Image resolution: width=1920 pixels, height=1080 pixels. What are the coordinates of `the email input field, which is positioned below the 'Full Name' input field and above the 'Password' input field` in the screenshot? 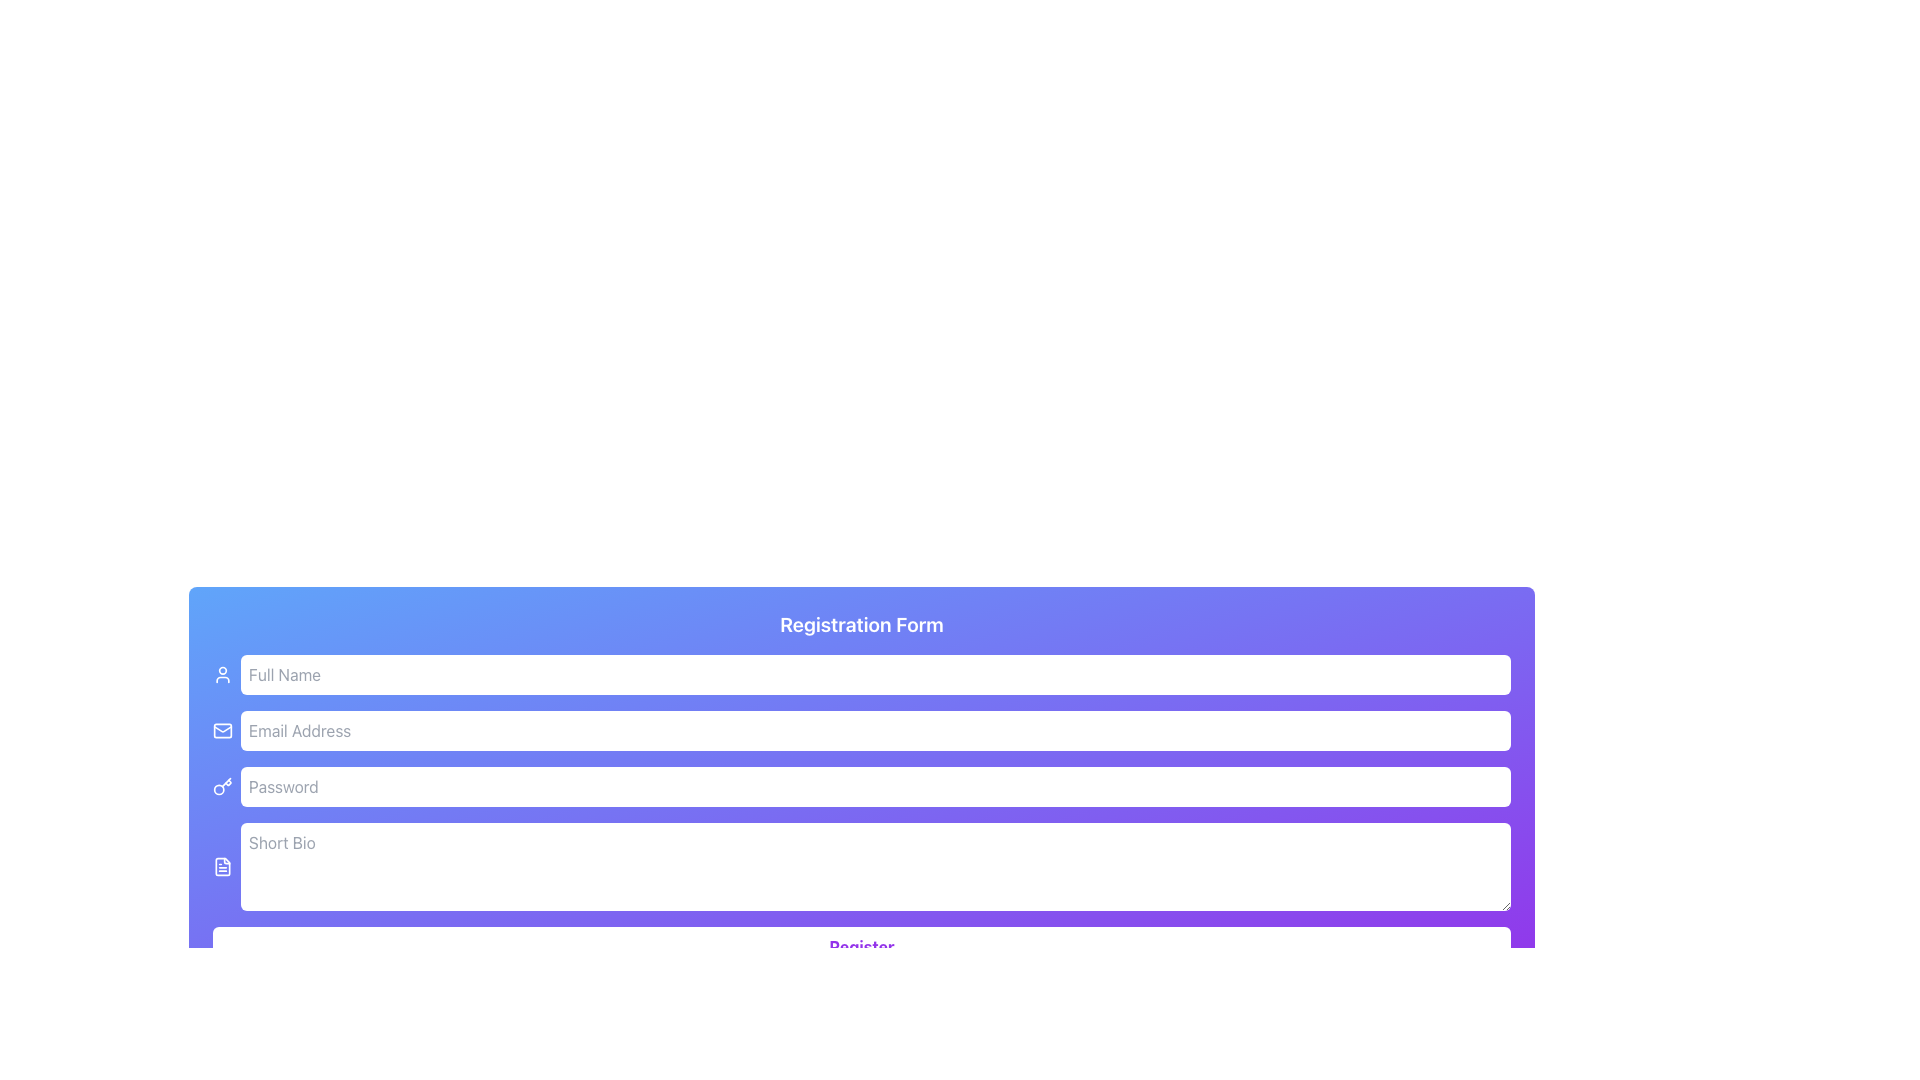 It's located at (875, 731).